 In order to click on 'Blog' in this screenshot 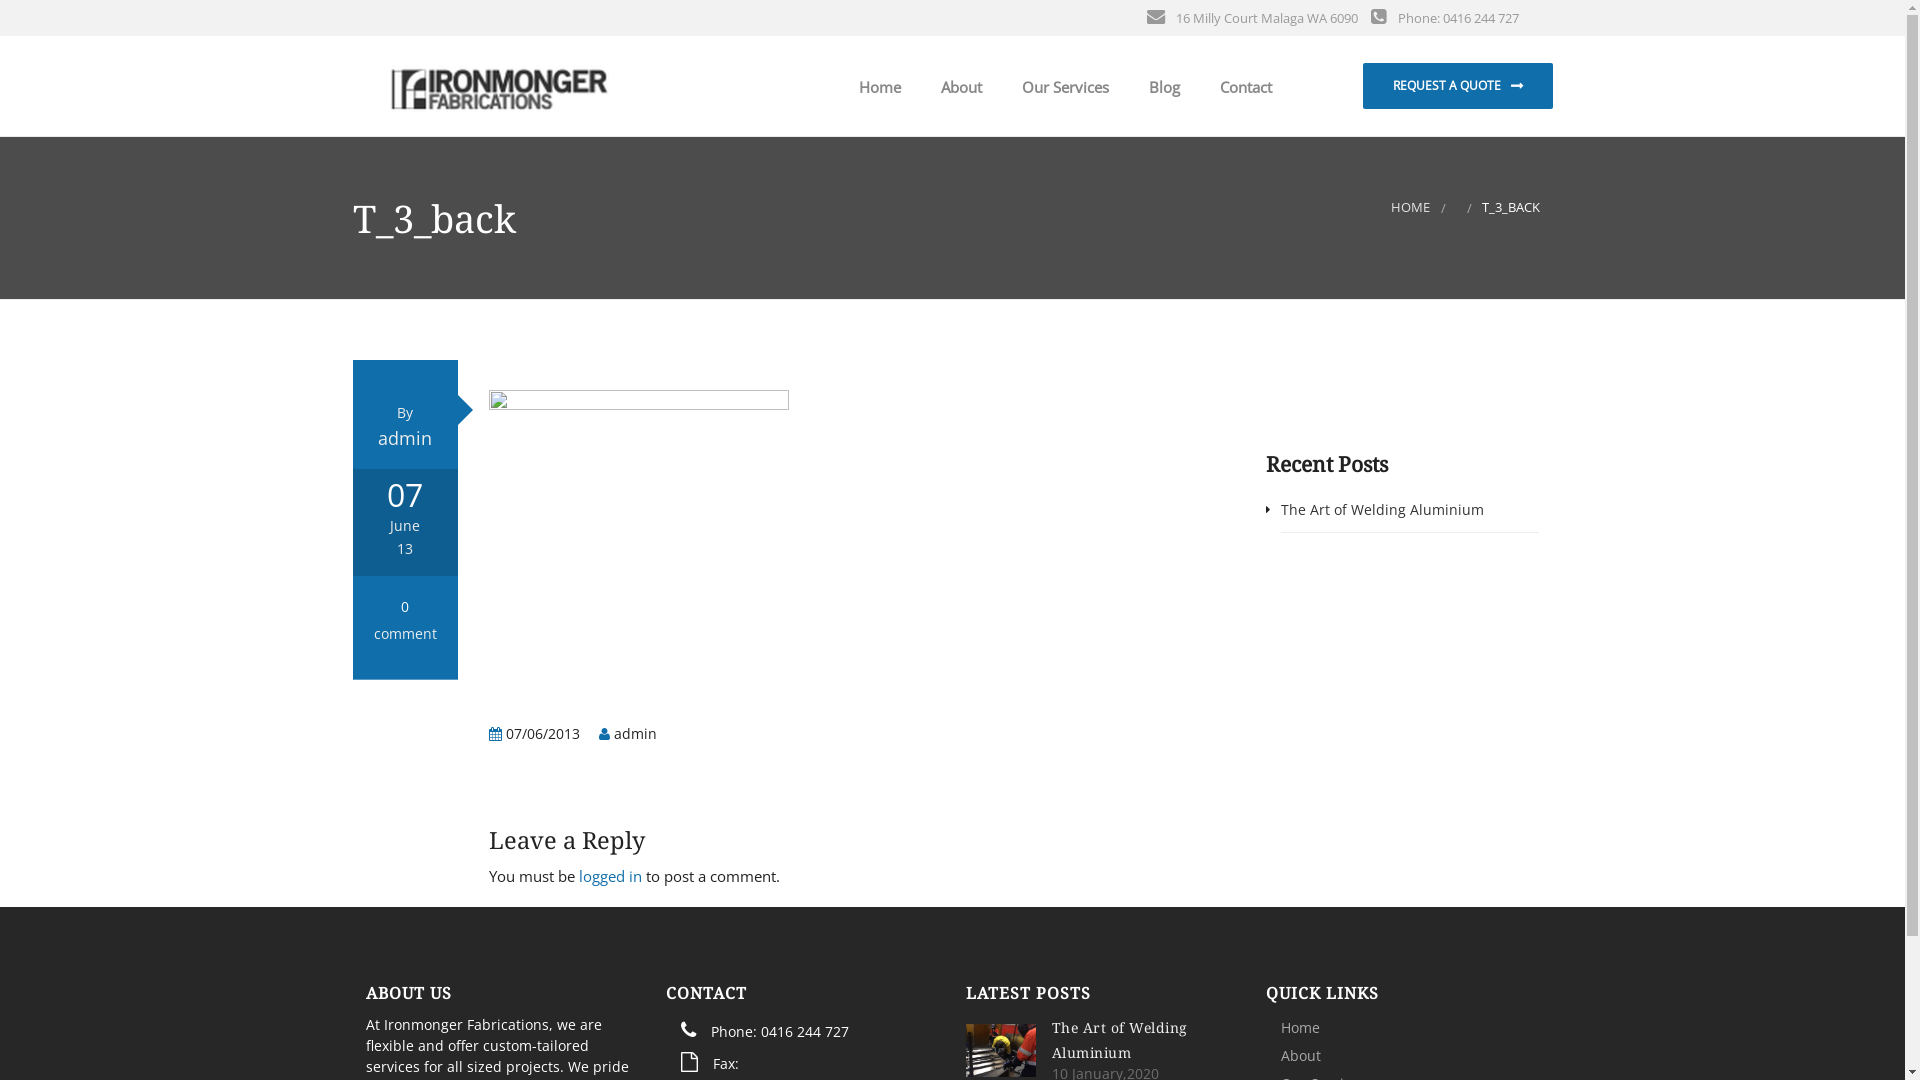, I will do `click(1159, 86)`.